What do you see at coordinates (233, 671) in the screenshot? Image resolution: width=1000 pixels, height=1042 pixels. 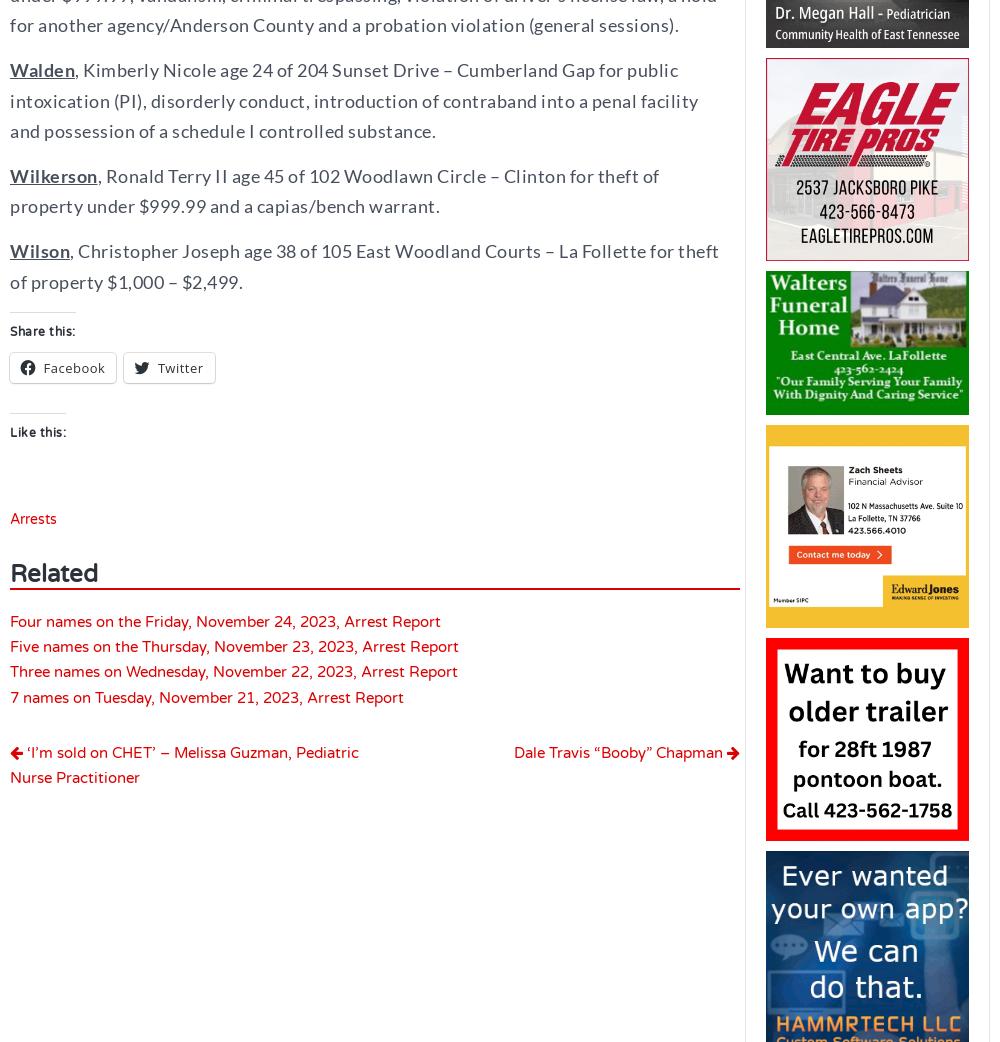 I see `'Three names on Wednesday, November 22, 2023, Arrest Report'` at bounding box center [233, 671].